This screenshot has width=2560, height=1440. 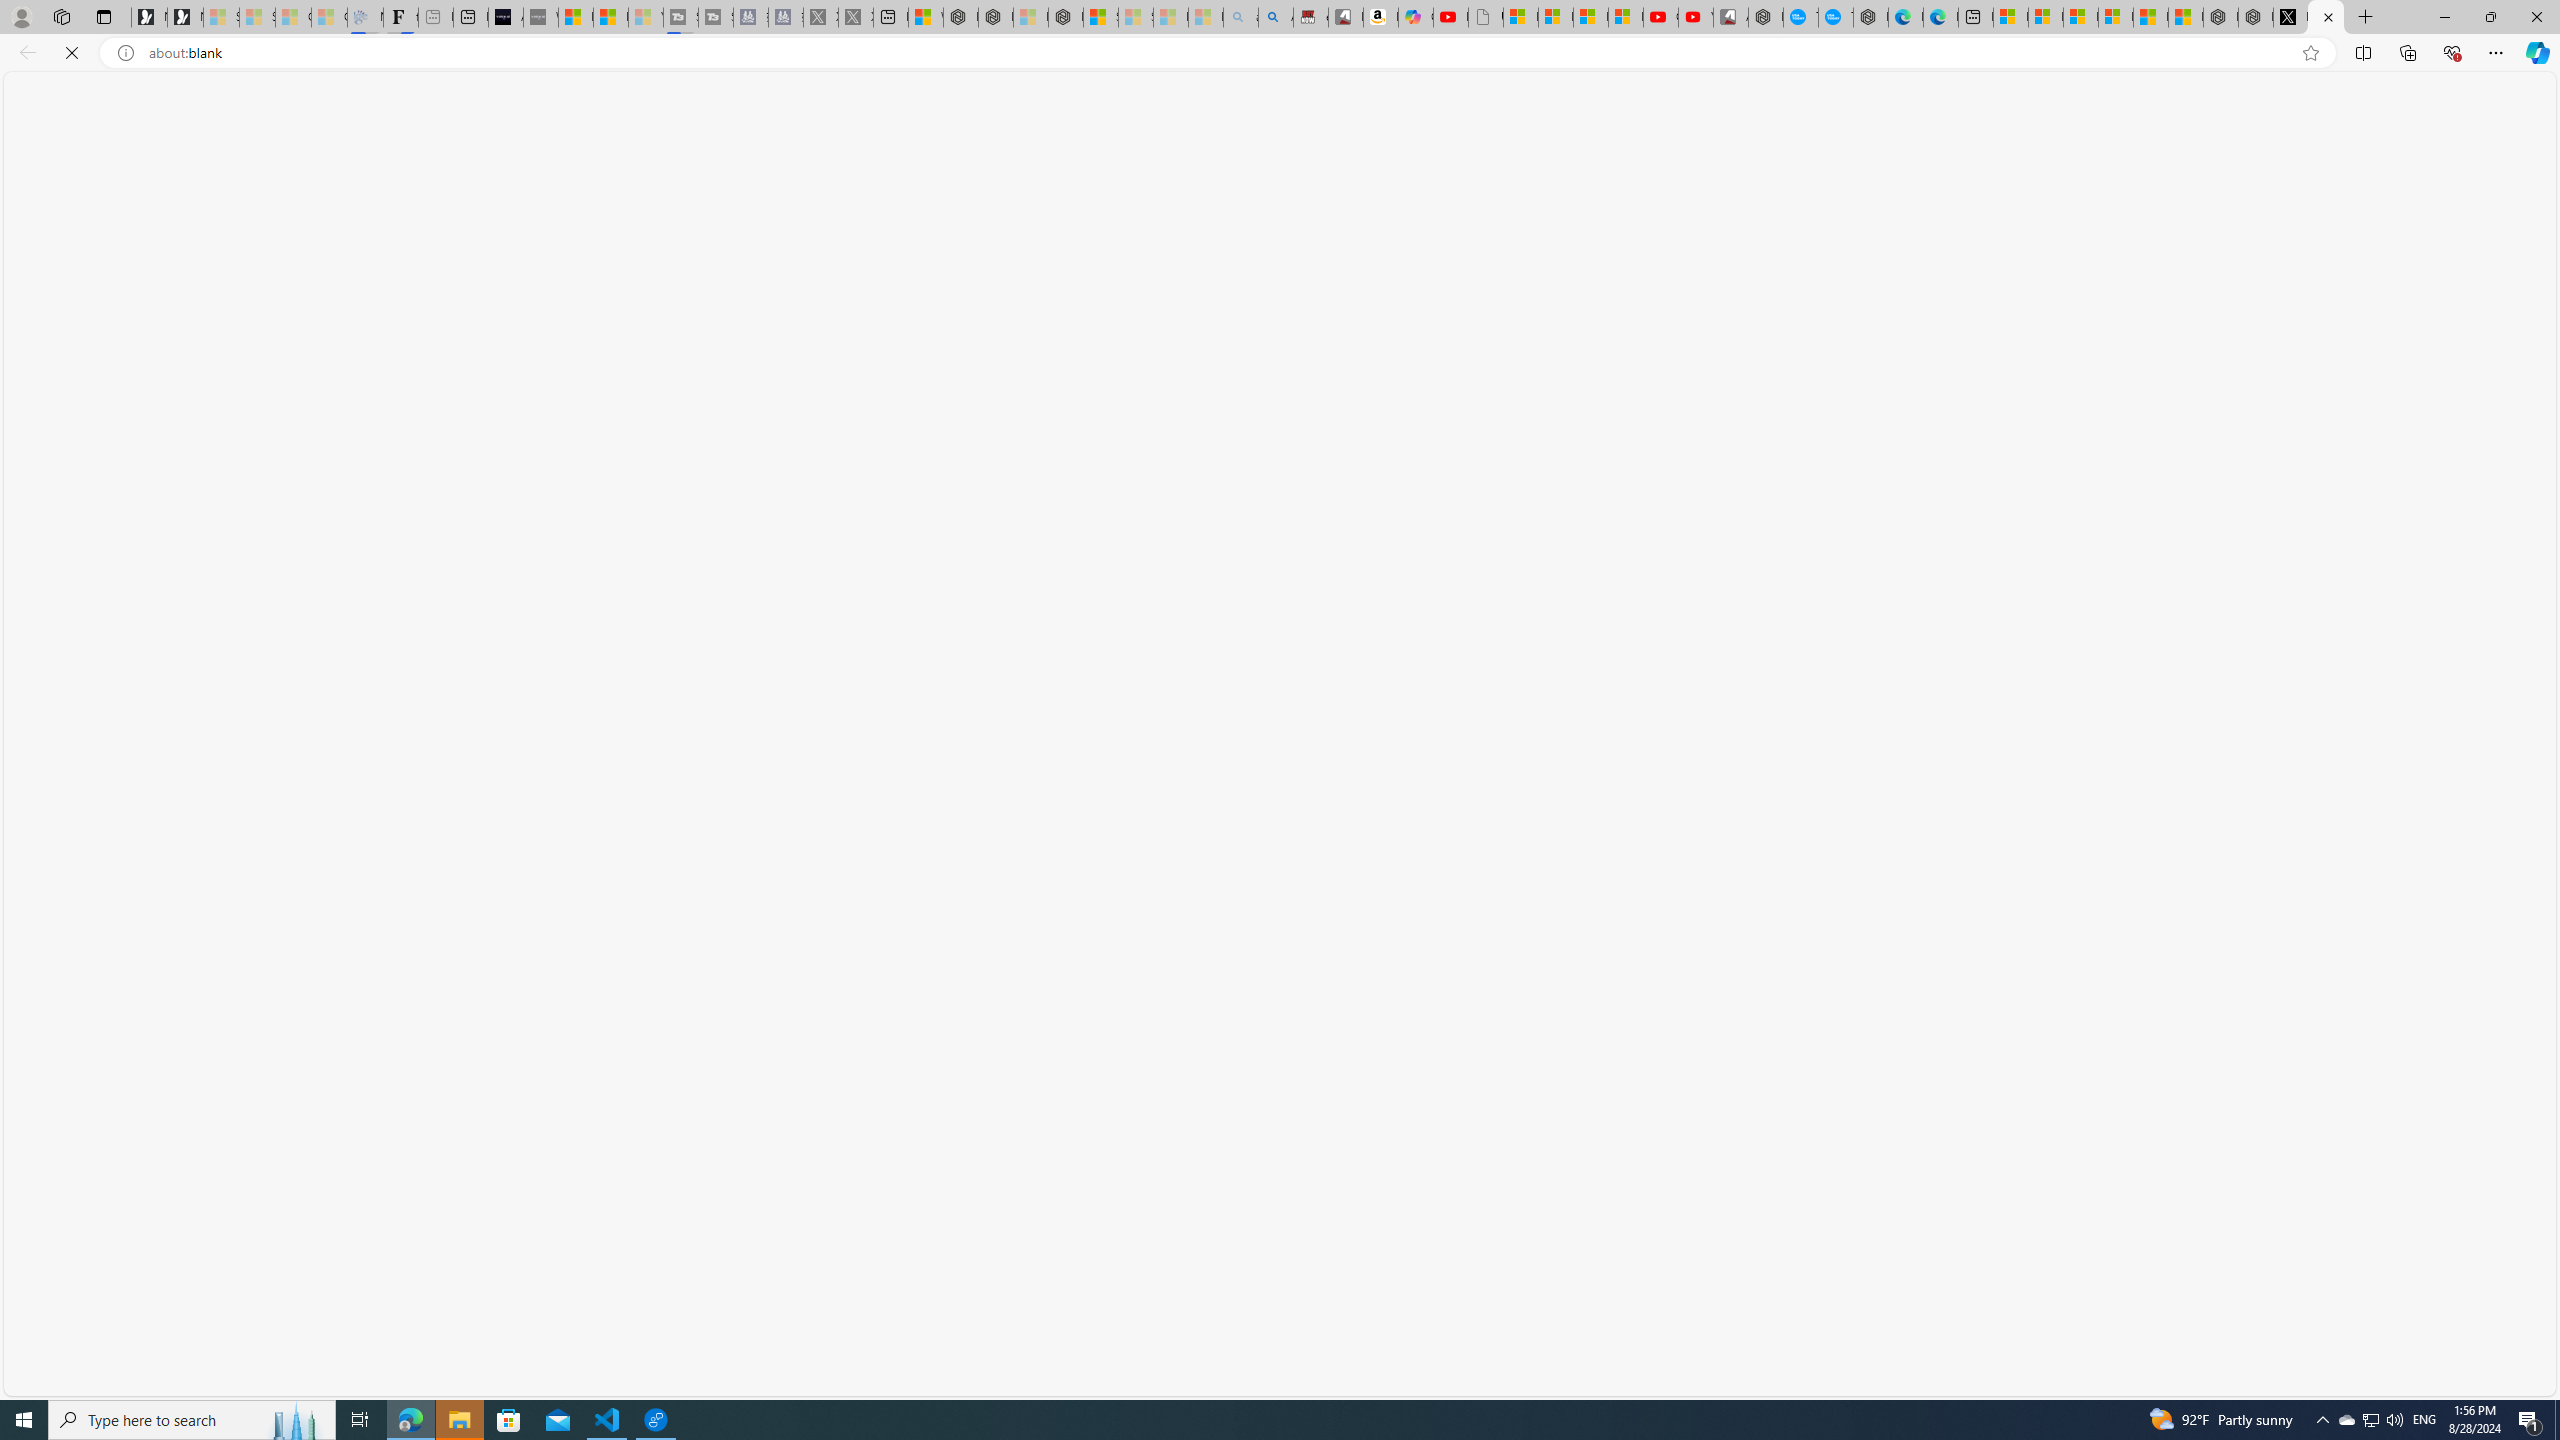 What do you see at coordinates (1765, 16) in the screenshot?
I see `'Nordace - My Account'` at bounding box center [1765, 16].